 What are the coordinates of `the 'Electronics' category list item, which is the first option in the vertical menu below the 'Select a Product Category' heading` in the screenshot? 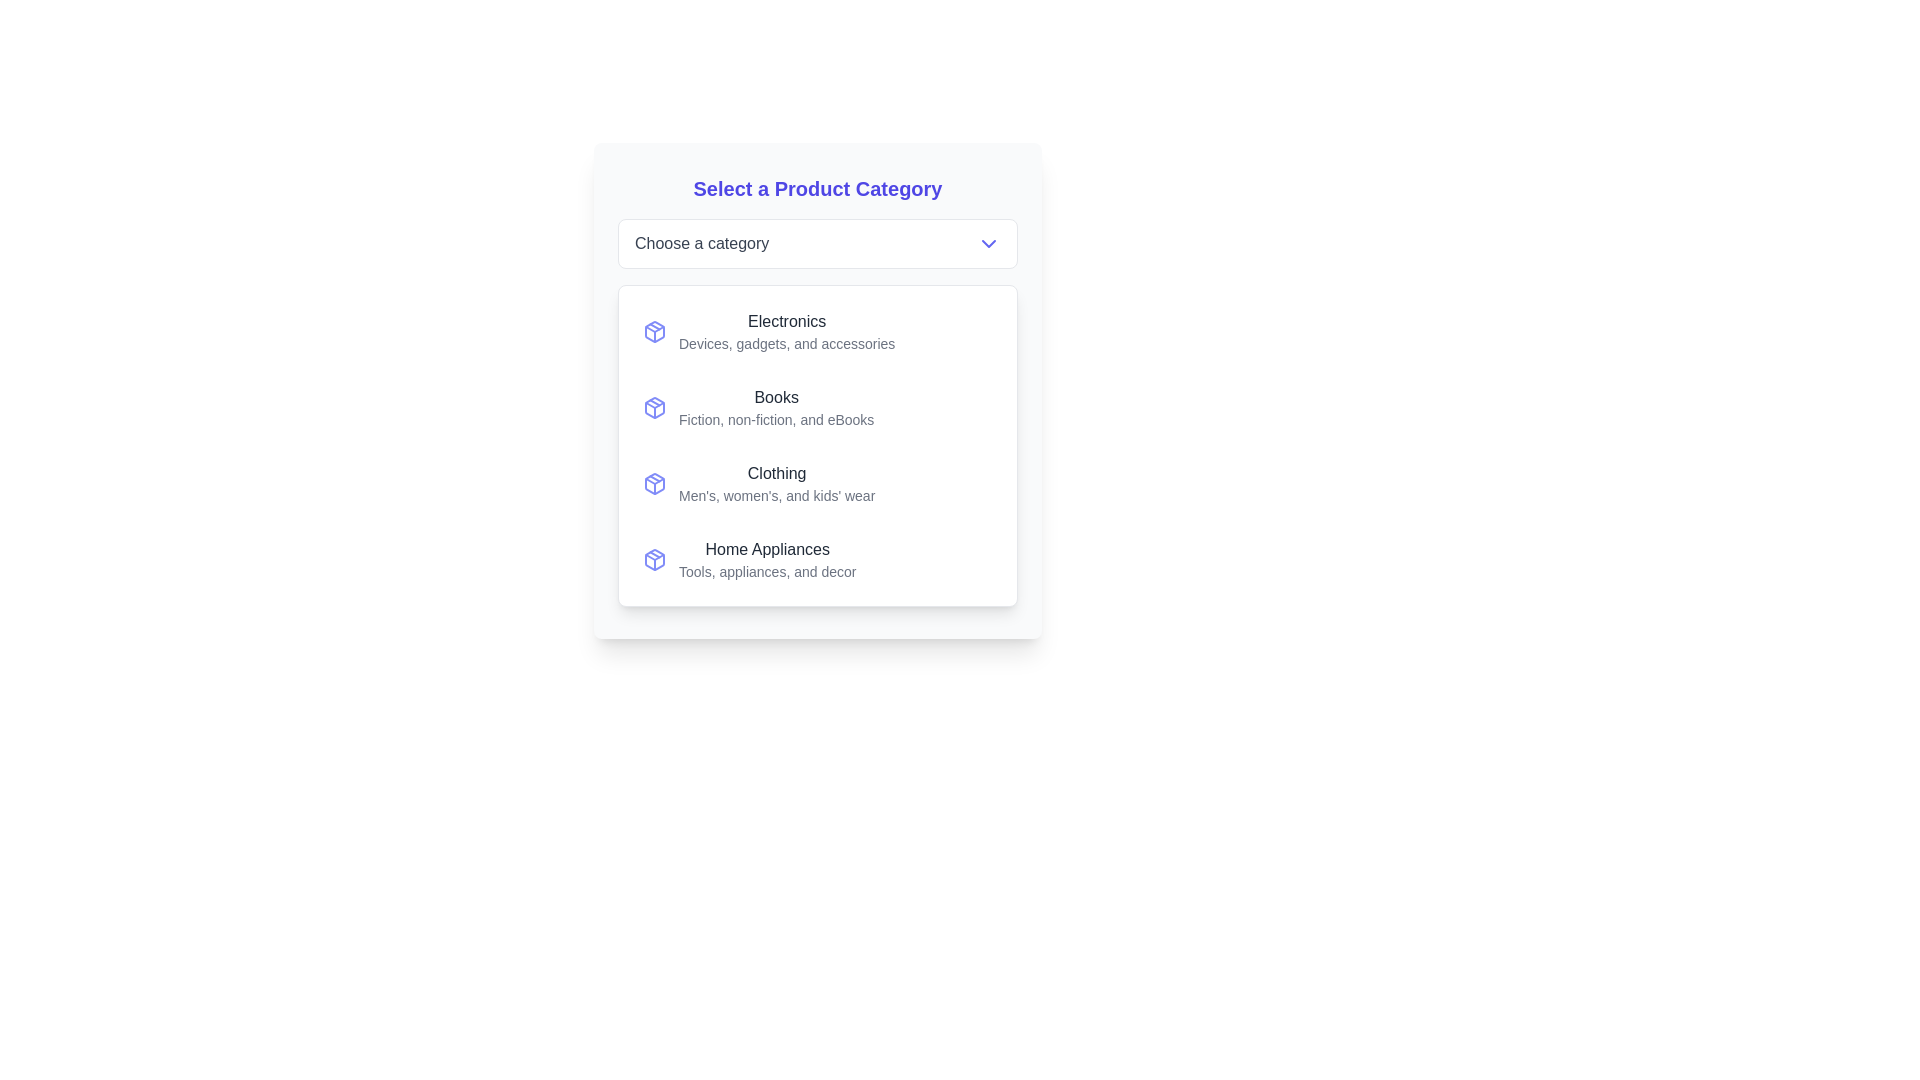 It's located at (817, 330).